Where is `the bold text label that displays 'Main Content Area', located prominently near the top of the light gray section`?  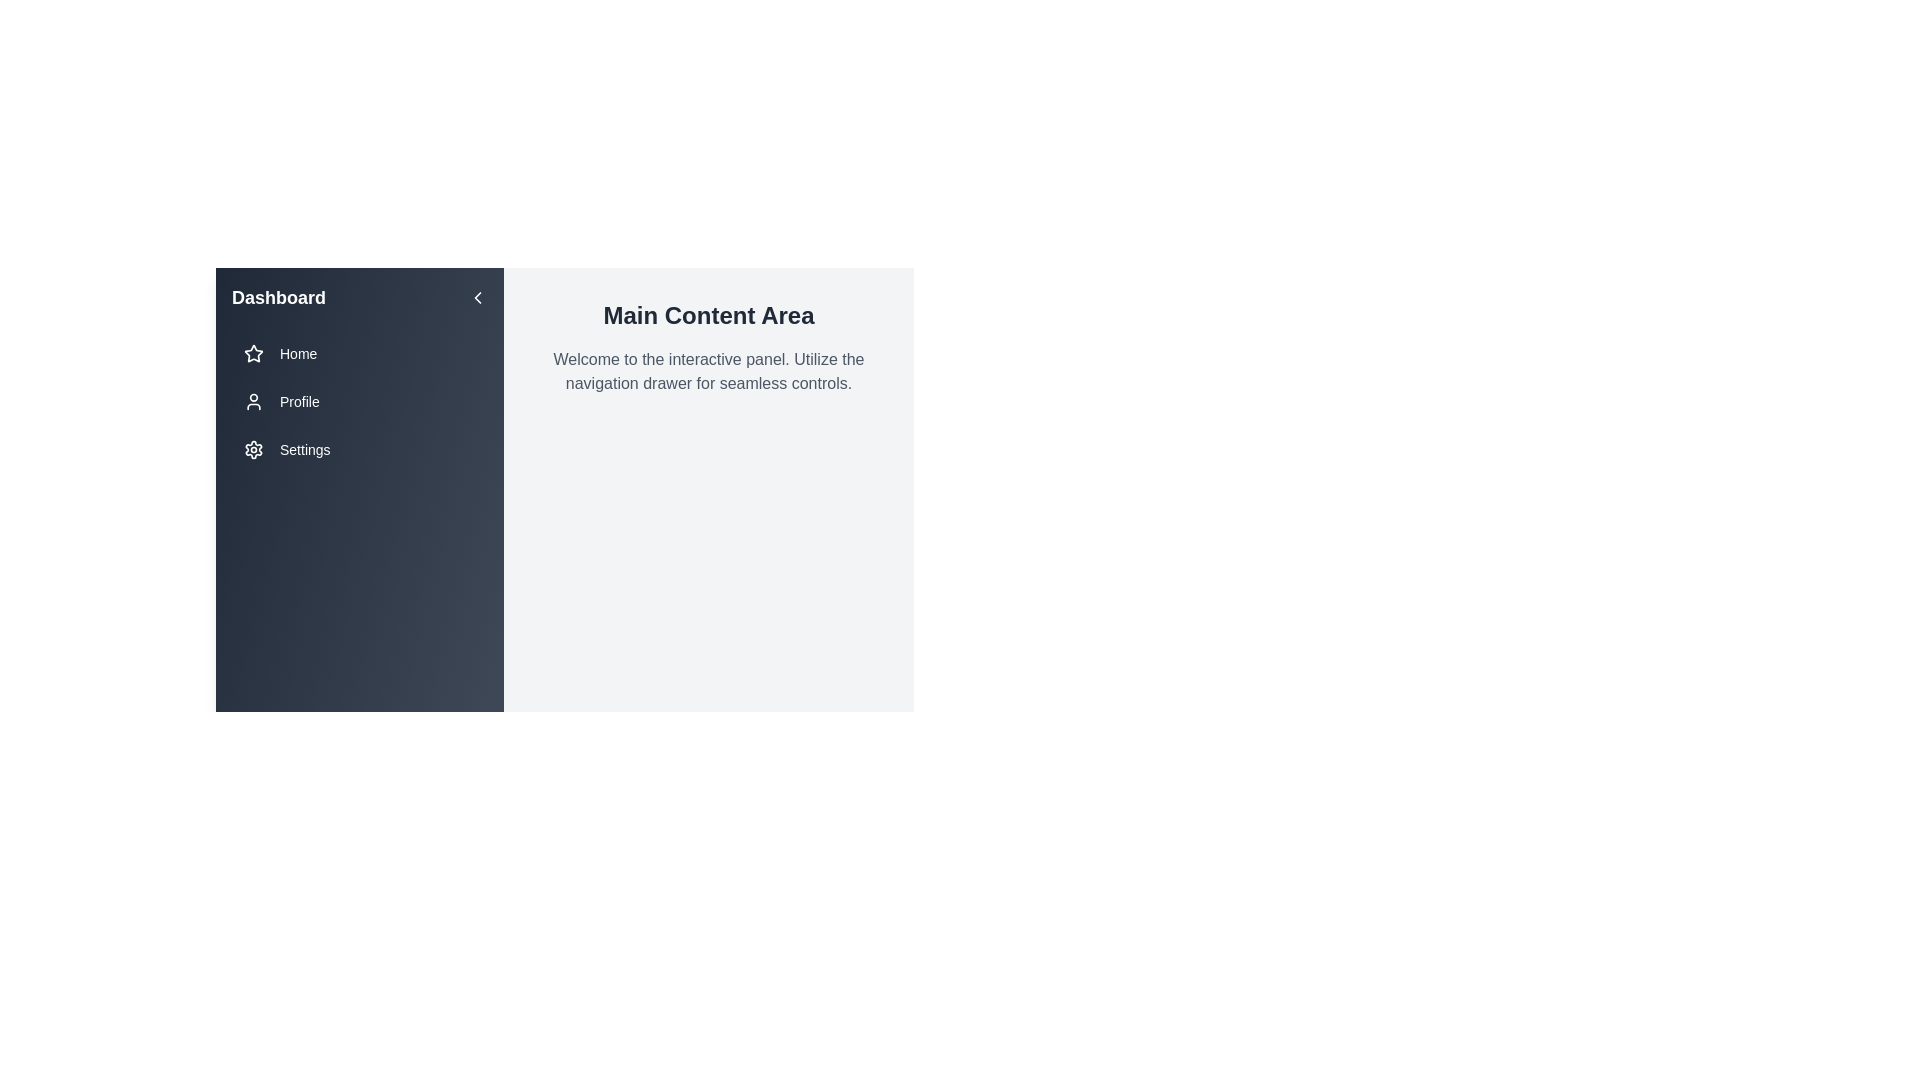 the bold text label that displays 'Main Content Area', located prominently near the top of the light gray section is located at coordinates (709, 315).